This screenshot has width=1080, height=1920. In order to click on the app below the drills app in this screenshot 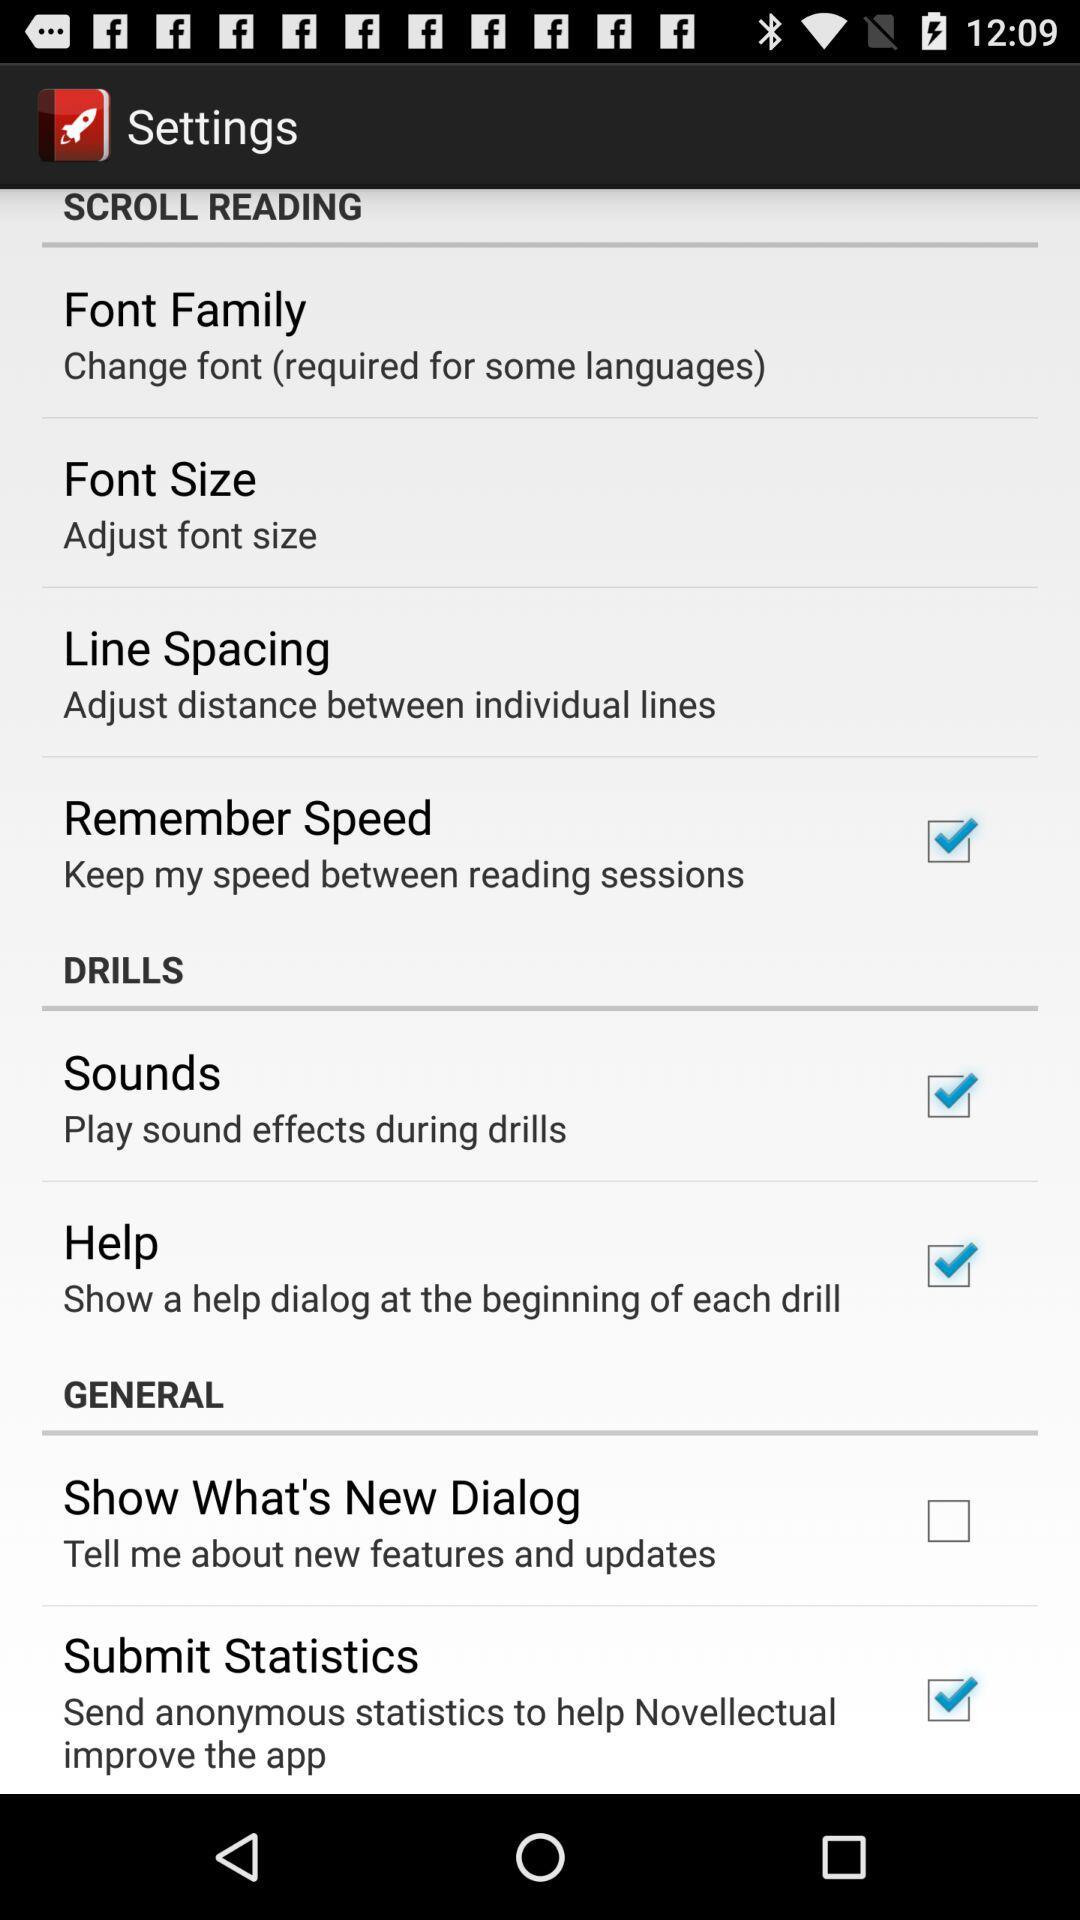, I will do `click(141, 1070)`.